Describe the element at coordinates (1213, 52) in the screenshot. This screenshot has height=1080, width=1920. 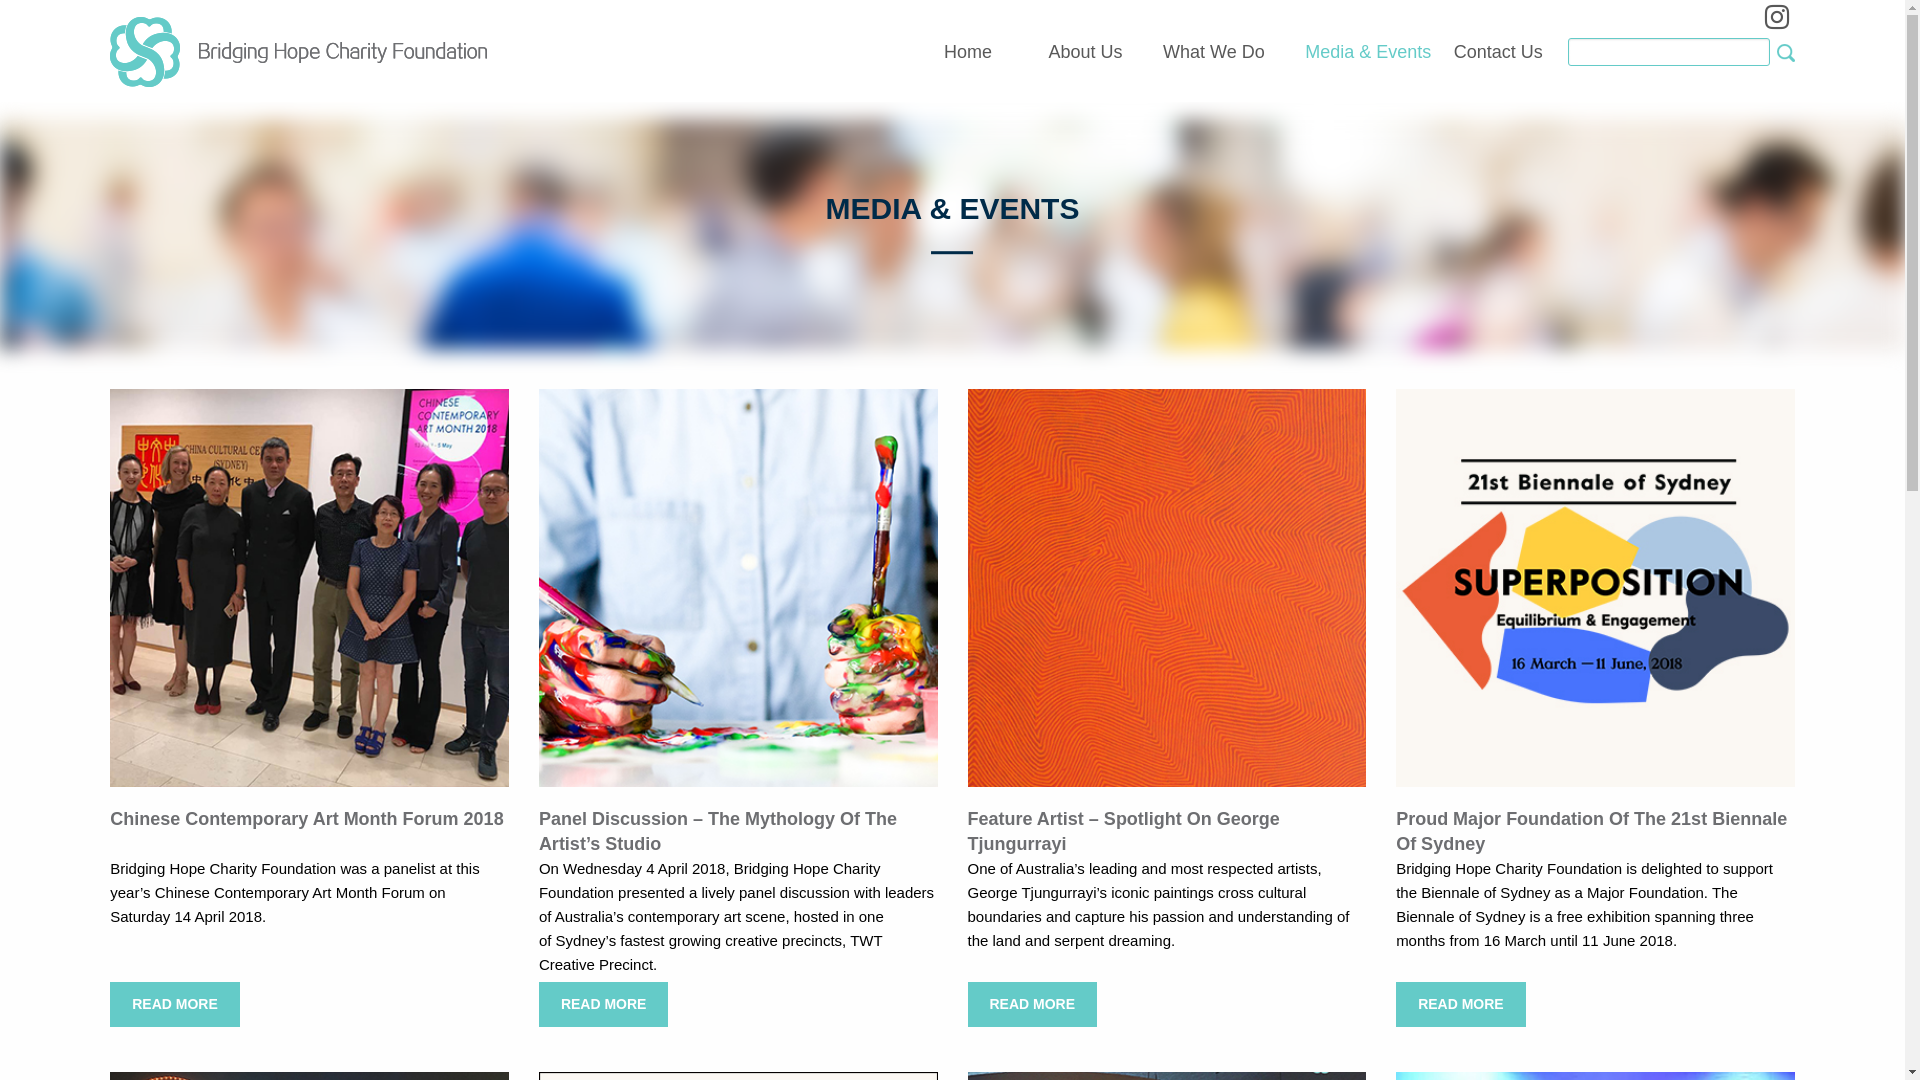
I see `'What We Do'` at that location.